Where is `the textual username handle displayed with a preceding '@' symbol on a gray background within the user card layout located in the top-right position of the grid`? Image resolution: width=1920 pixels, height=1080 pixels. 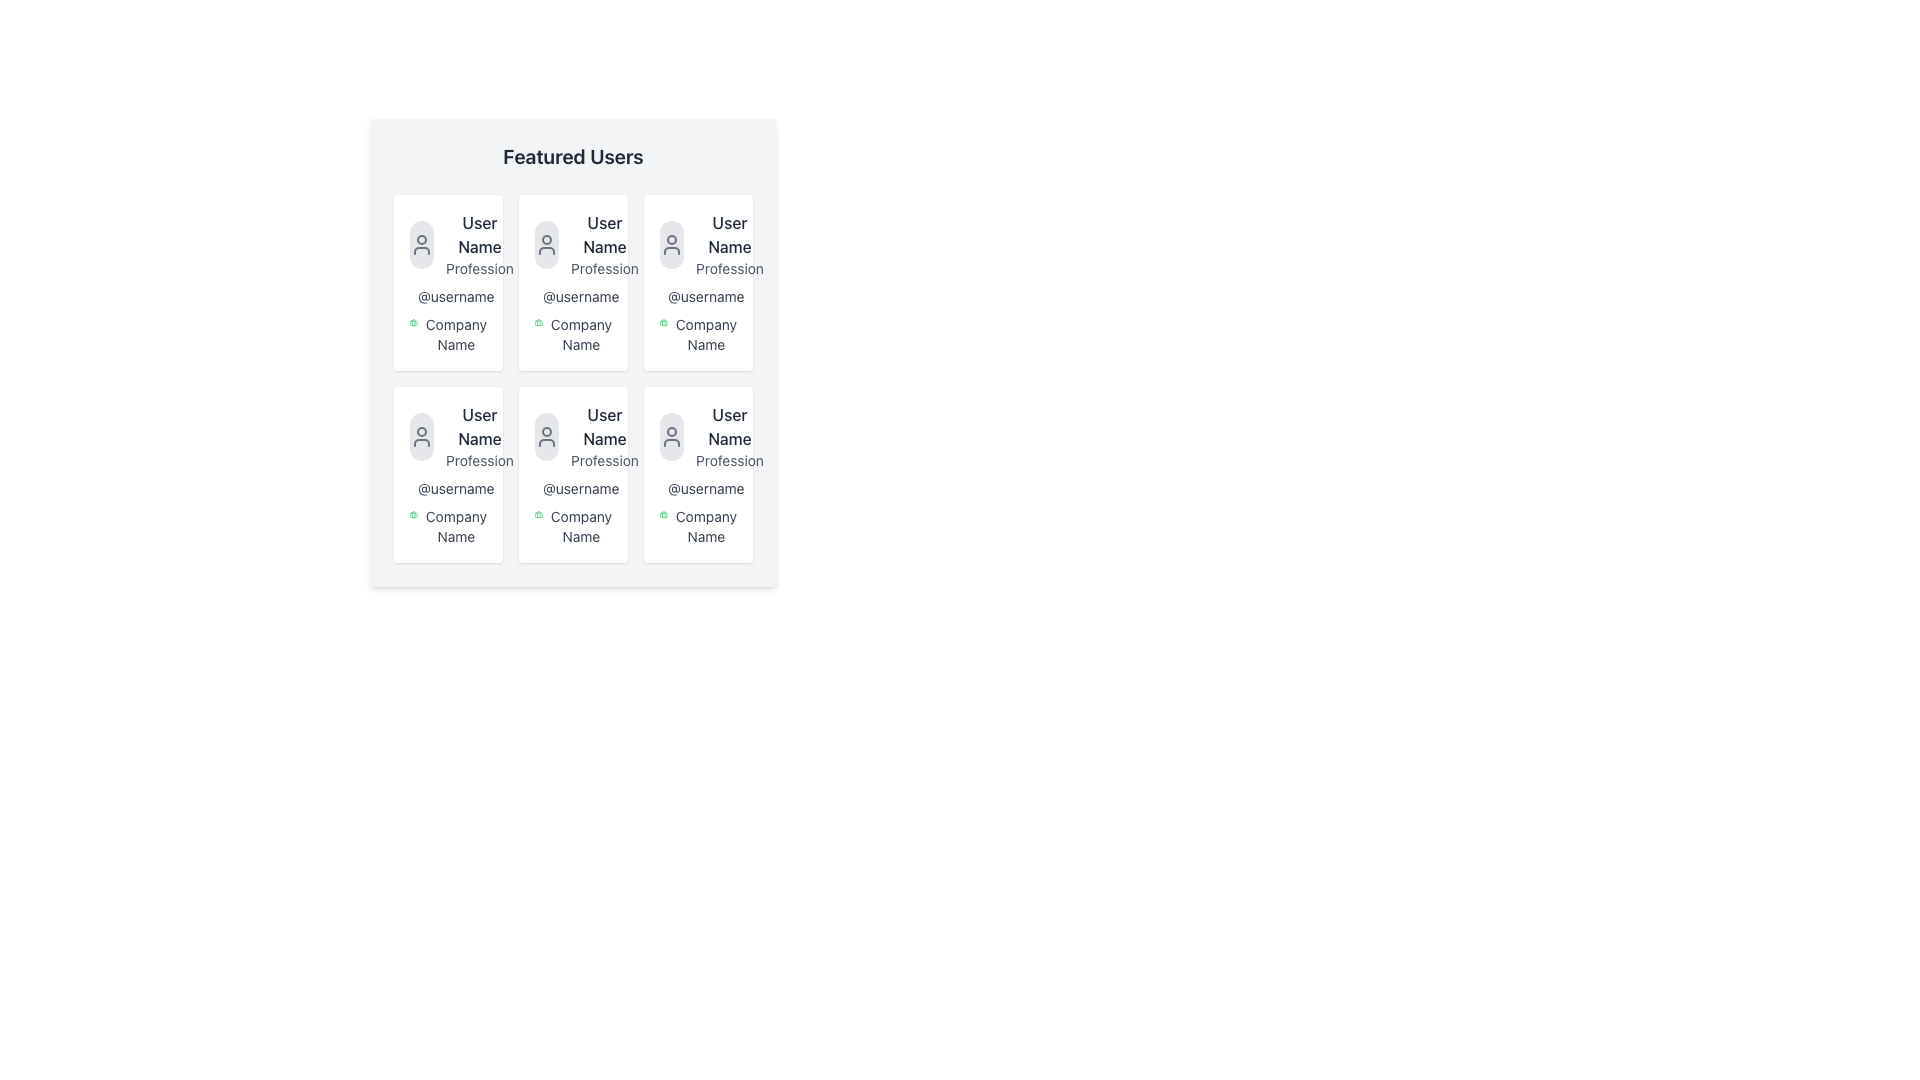 the textual username handle displayed with a preceding '@' symbol on a gray background within the user card layout located in the top-right position of the grid is located at coordinates (698, 297).